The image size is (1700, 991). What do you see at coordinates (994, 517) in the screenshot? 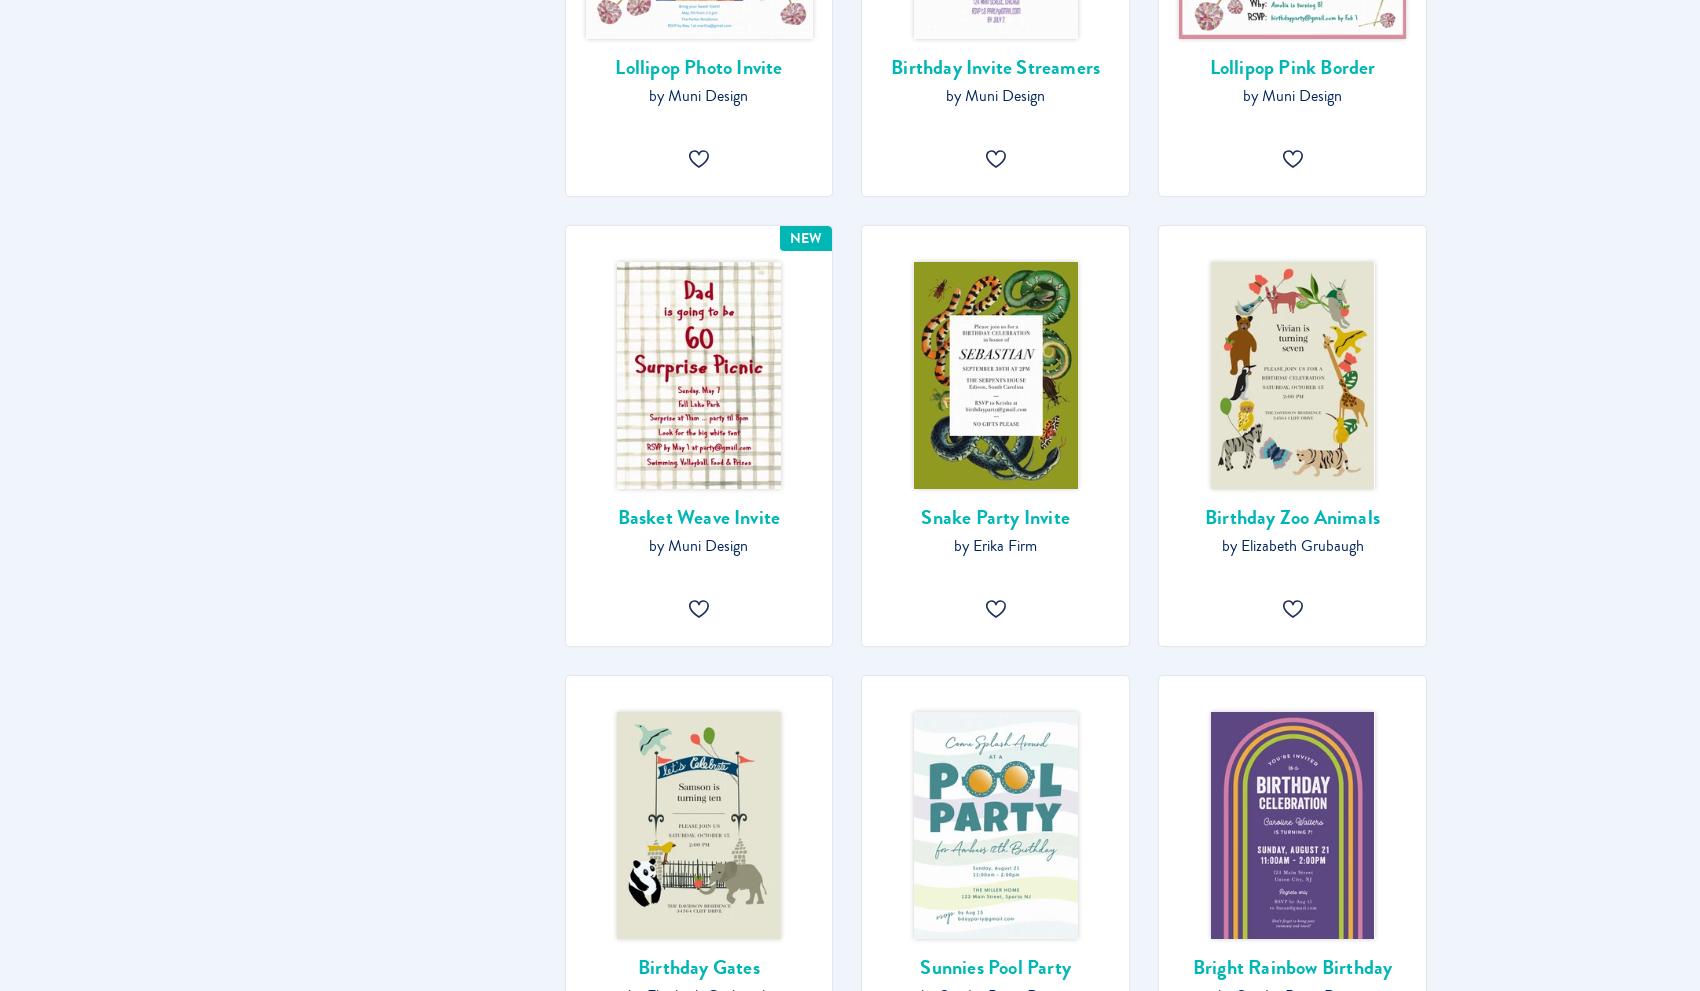
I see `'Snake Party Invite'` at bounding box center [994, 517].